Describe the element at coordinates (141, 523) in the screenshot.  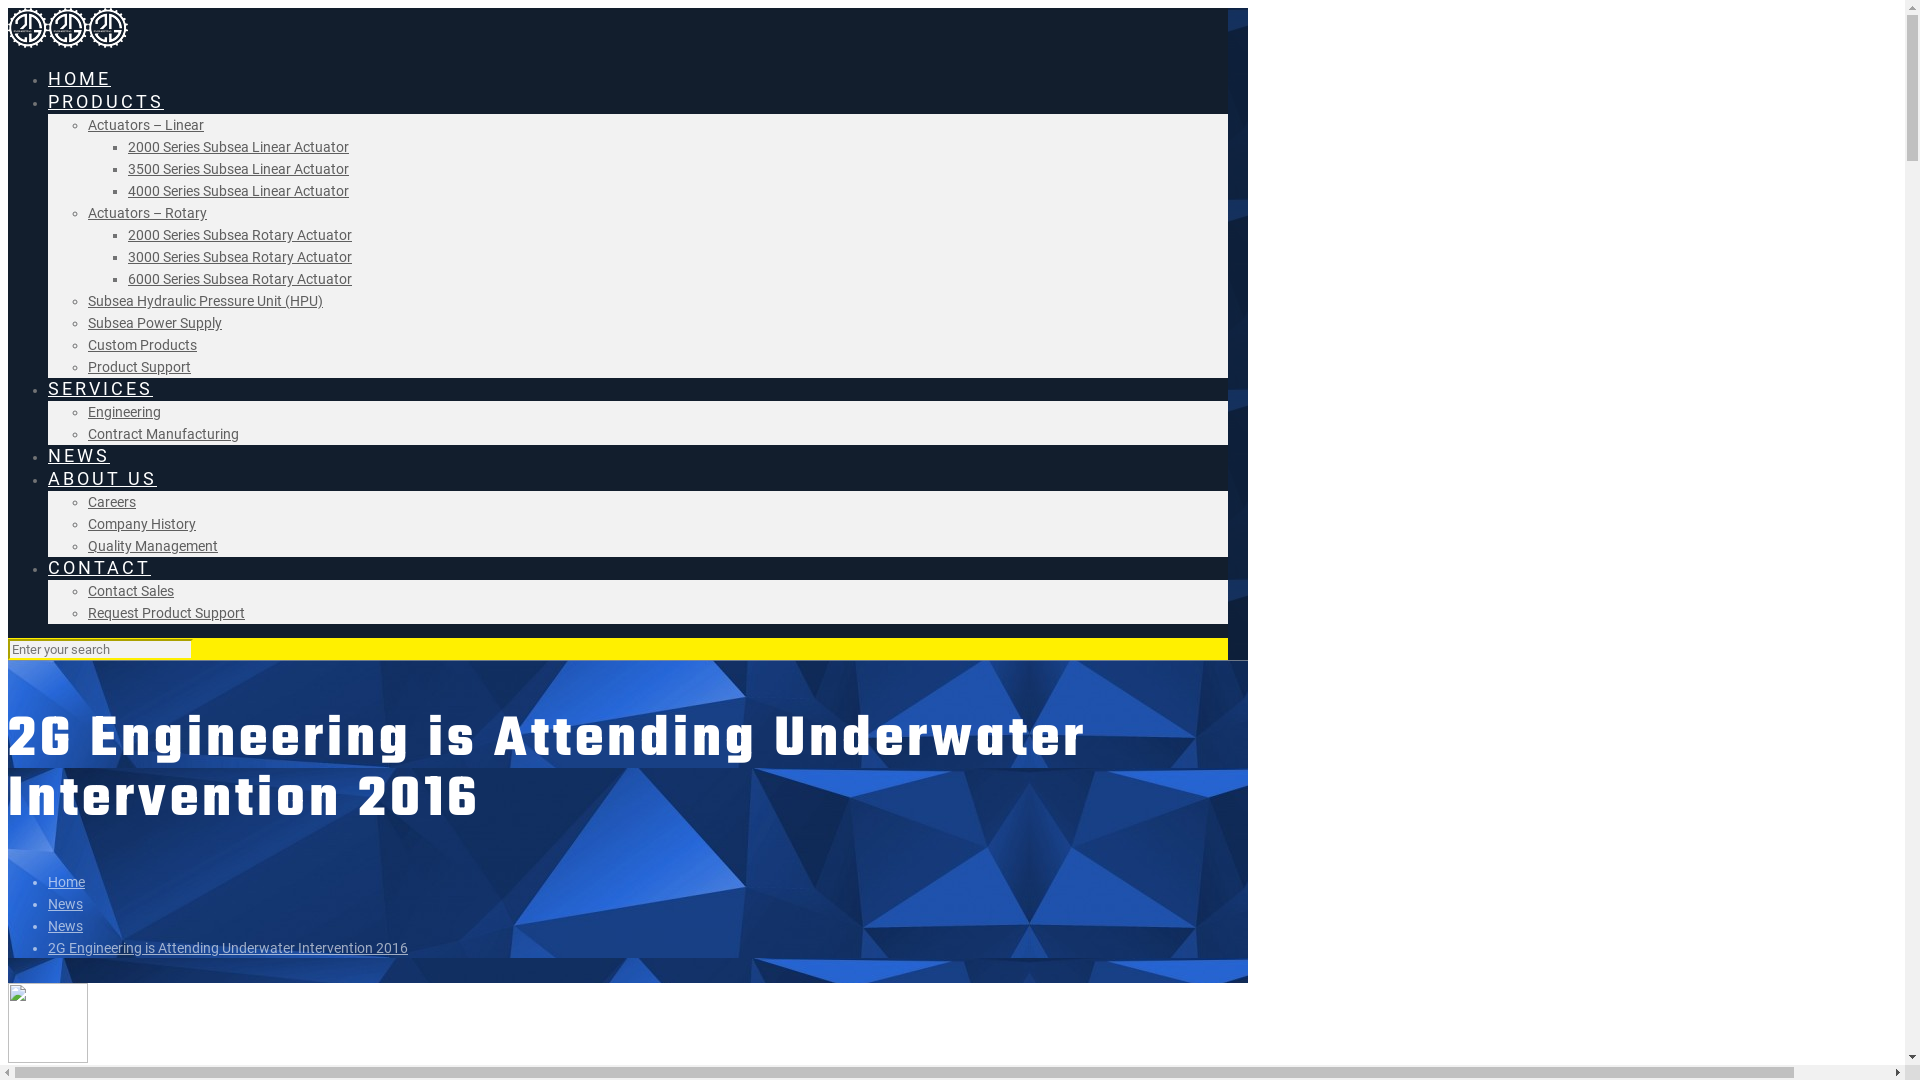
I see `'Company History'` at that location.